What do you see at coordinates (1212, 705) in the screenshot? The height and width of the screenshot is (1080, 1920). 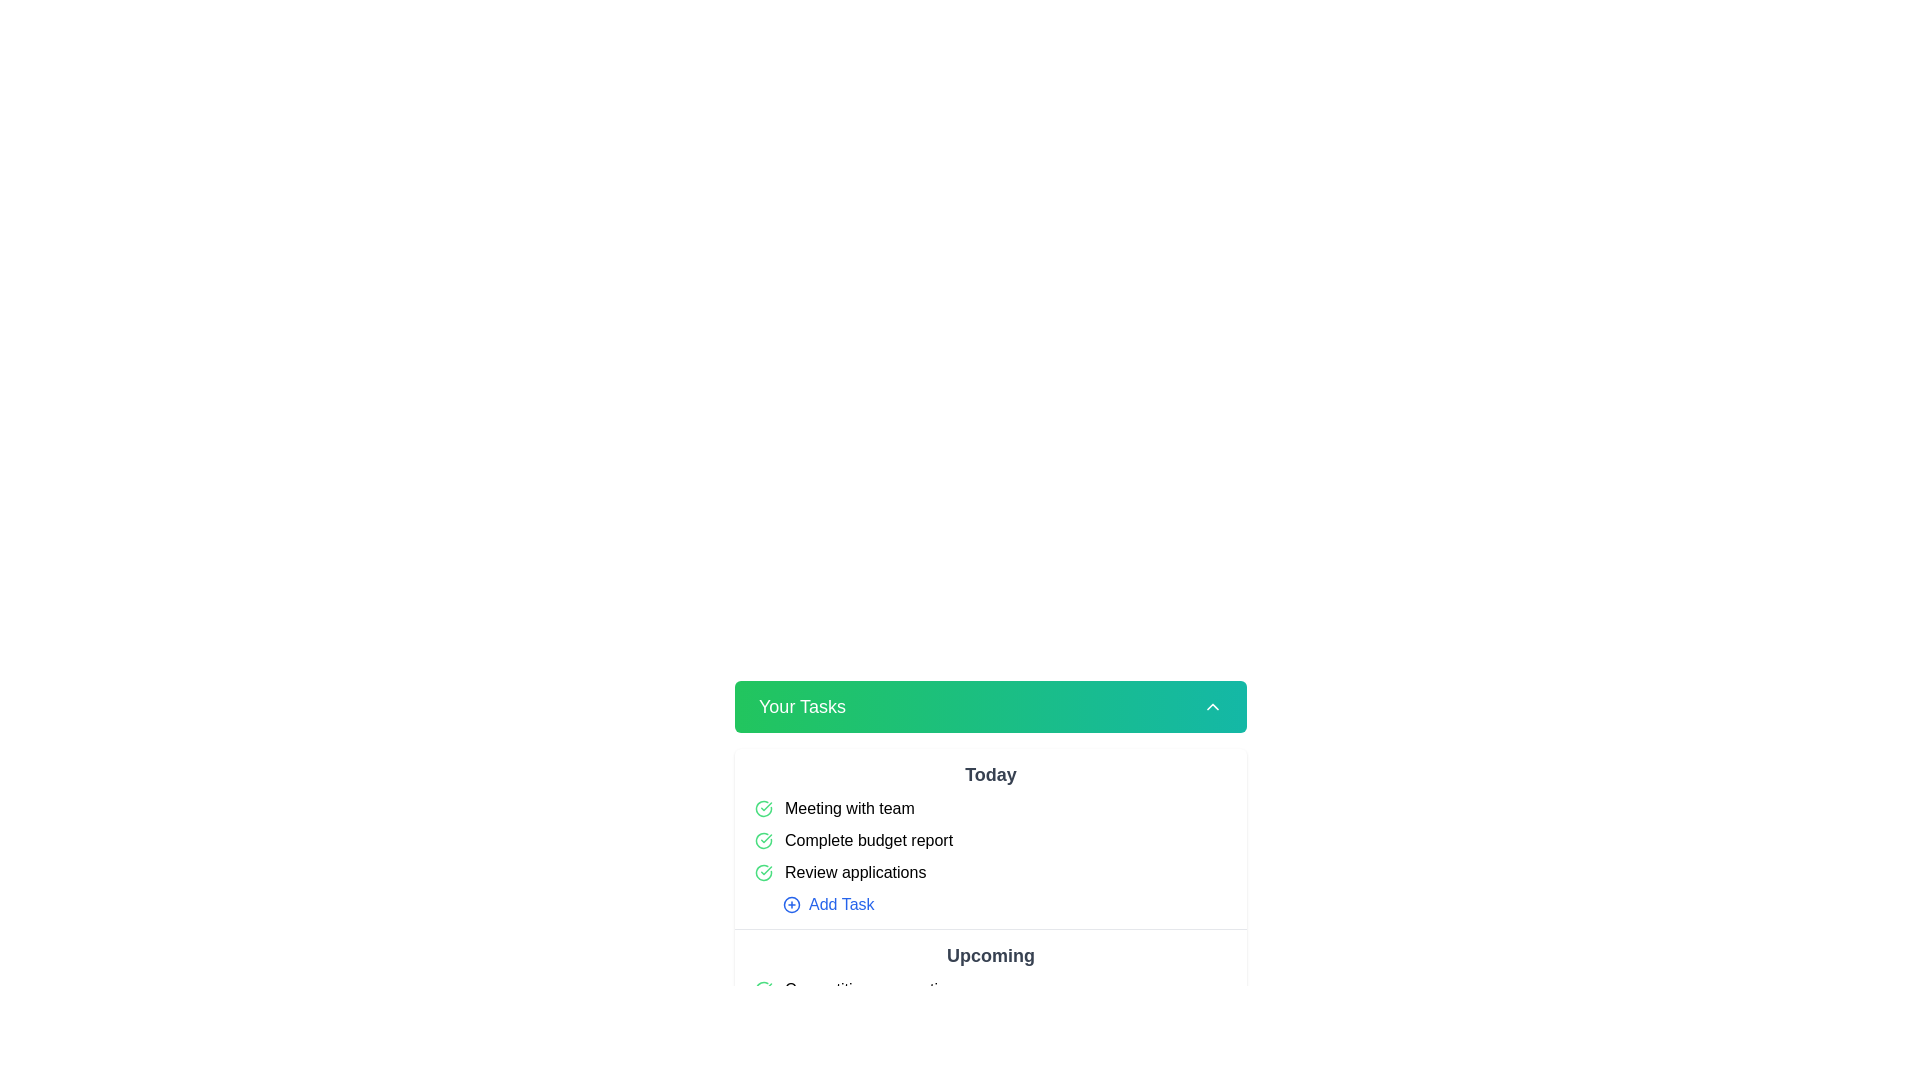 I see `the small upward-pointing chevron icon outlined in white, located at the far right of the gradient green bar` at bounding box center [1212, 705].